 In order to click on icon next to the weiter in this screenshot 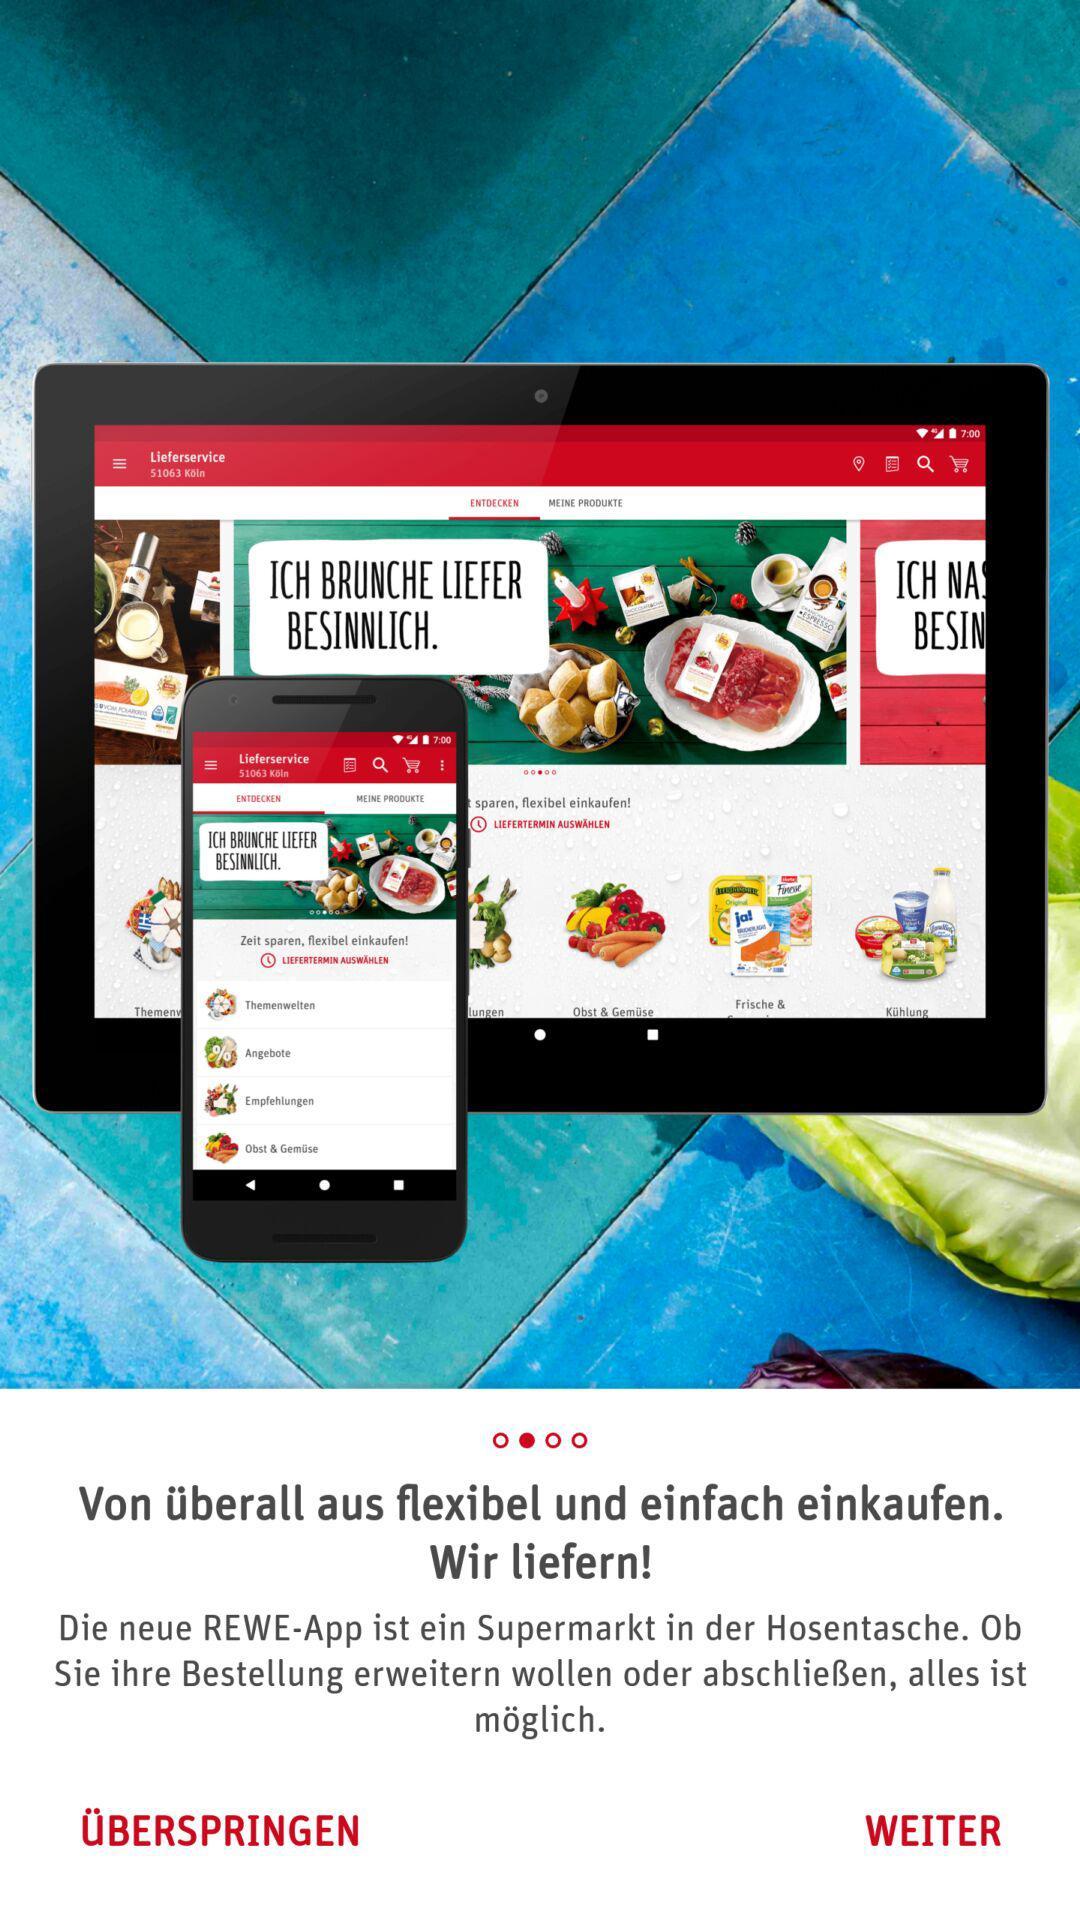, I will do `click(219, 1830)`.